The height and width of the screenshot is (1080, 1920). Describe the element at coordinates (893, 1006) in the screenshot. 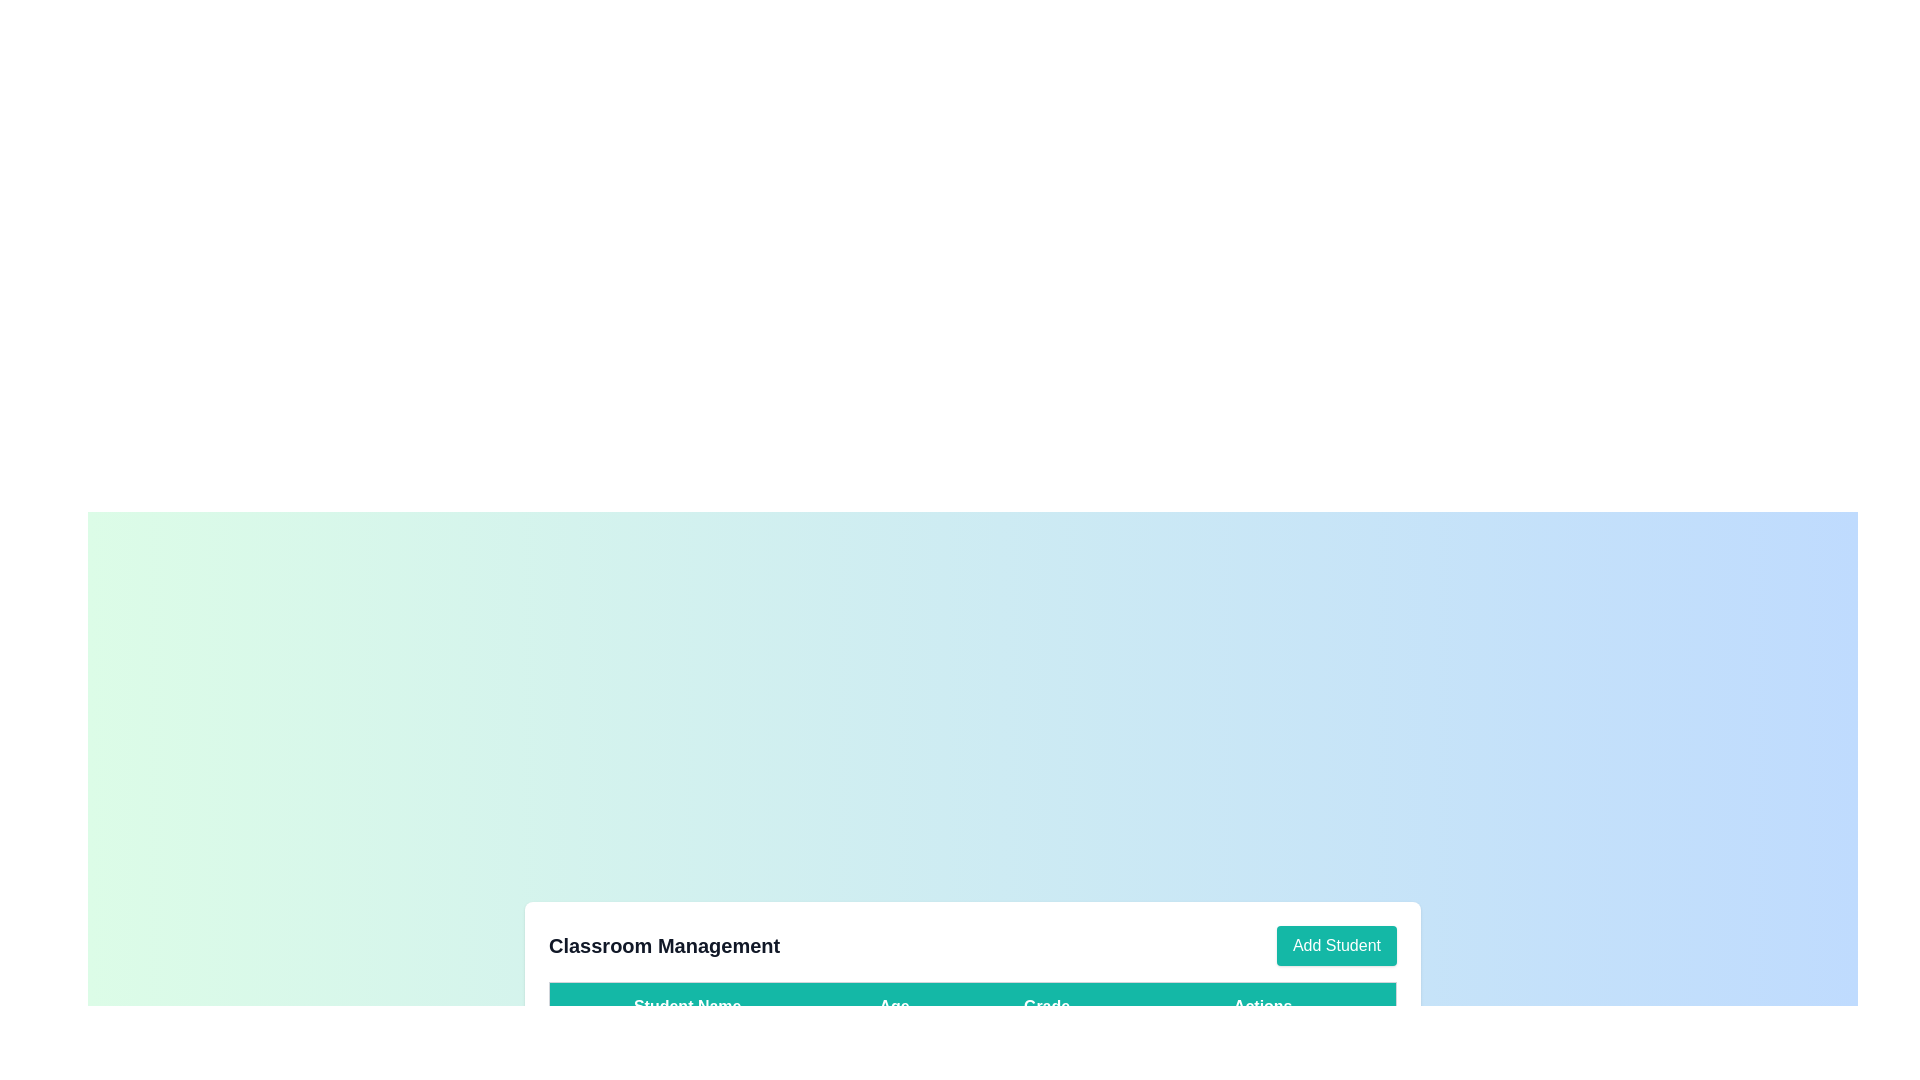

I see `the 'Age' text label in the table header, which is the second cell in a row of four cells, indicating the data category of the corresponding column` at that location.